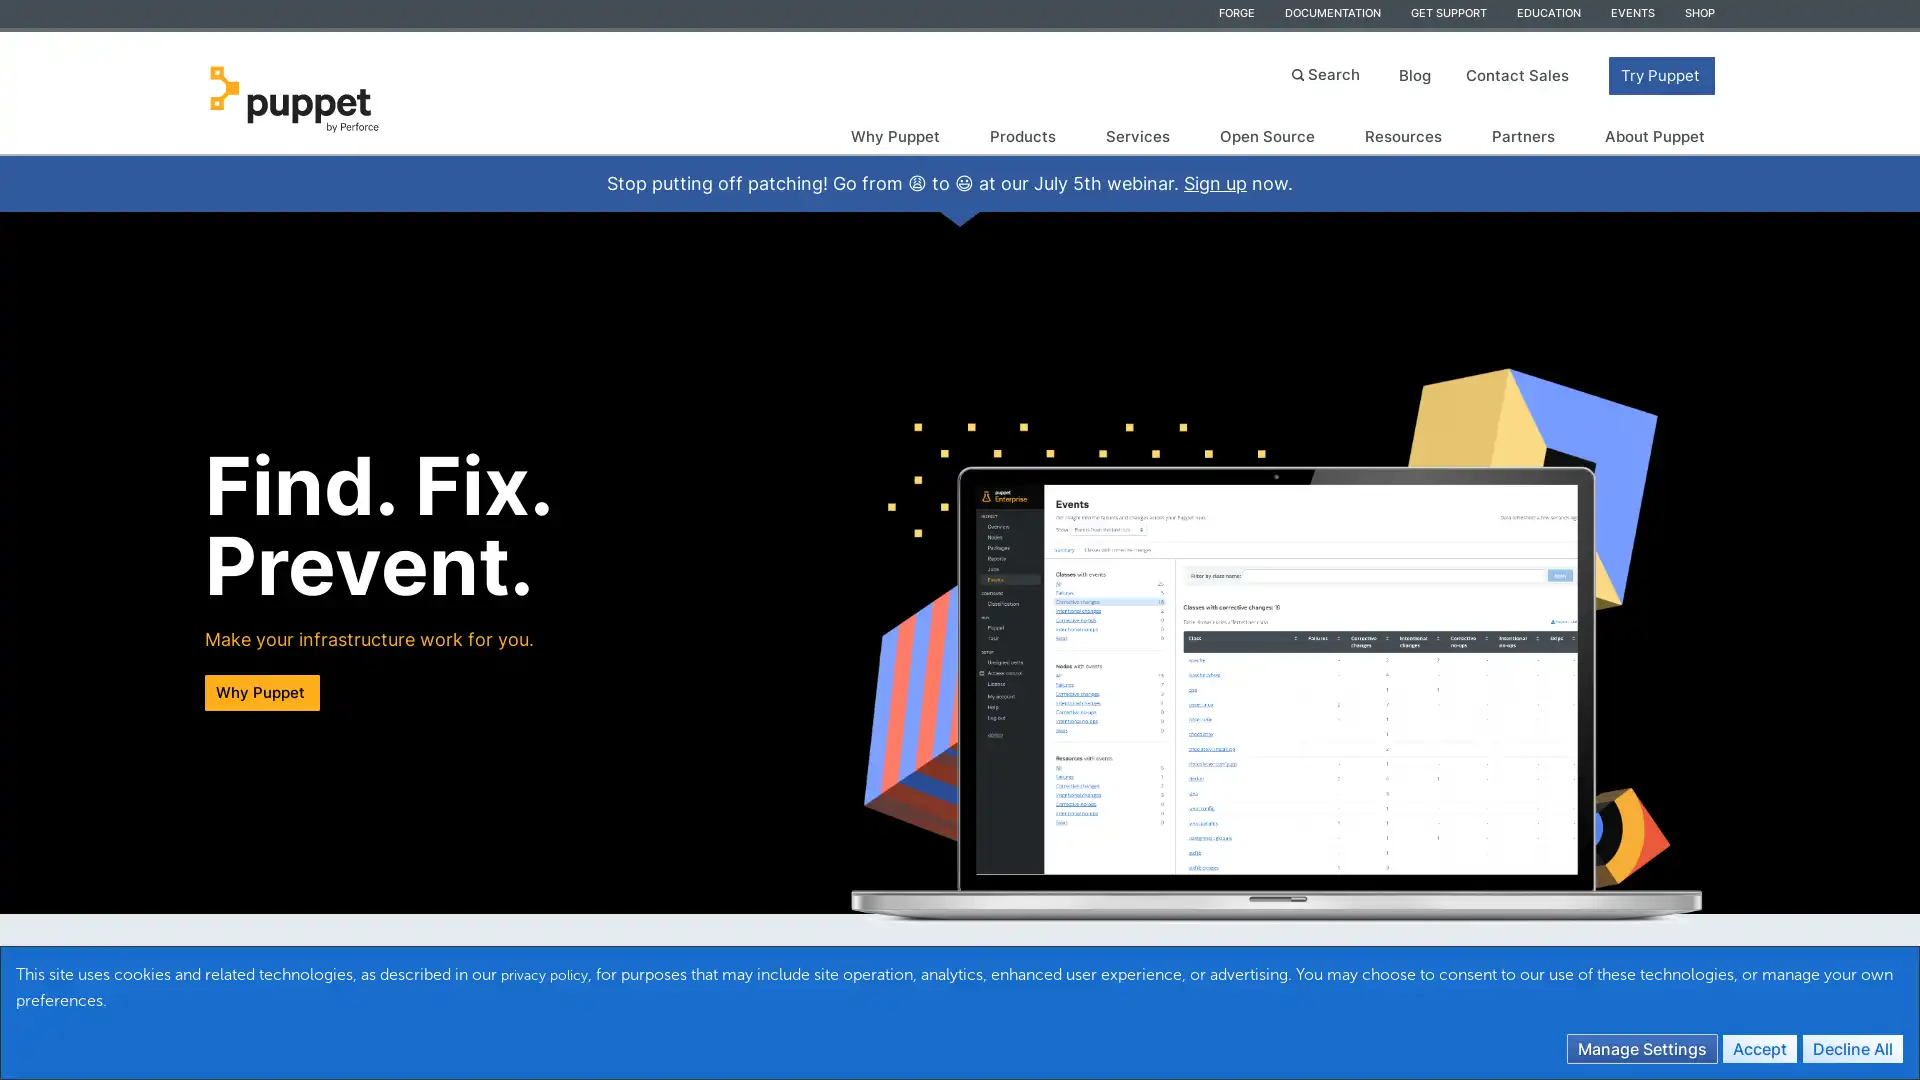 Image resolution: width=1920 pixels, height=1080 pixels. I want to click on Search, so click(1328, 72).